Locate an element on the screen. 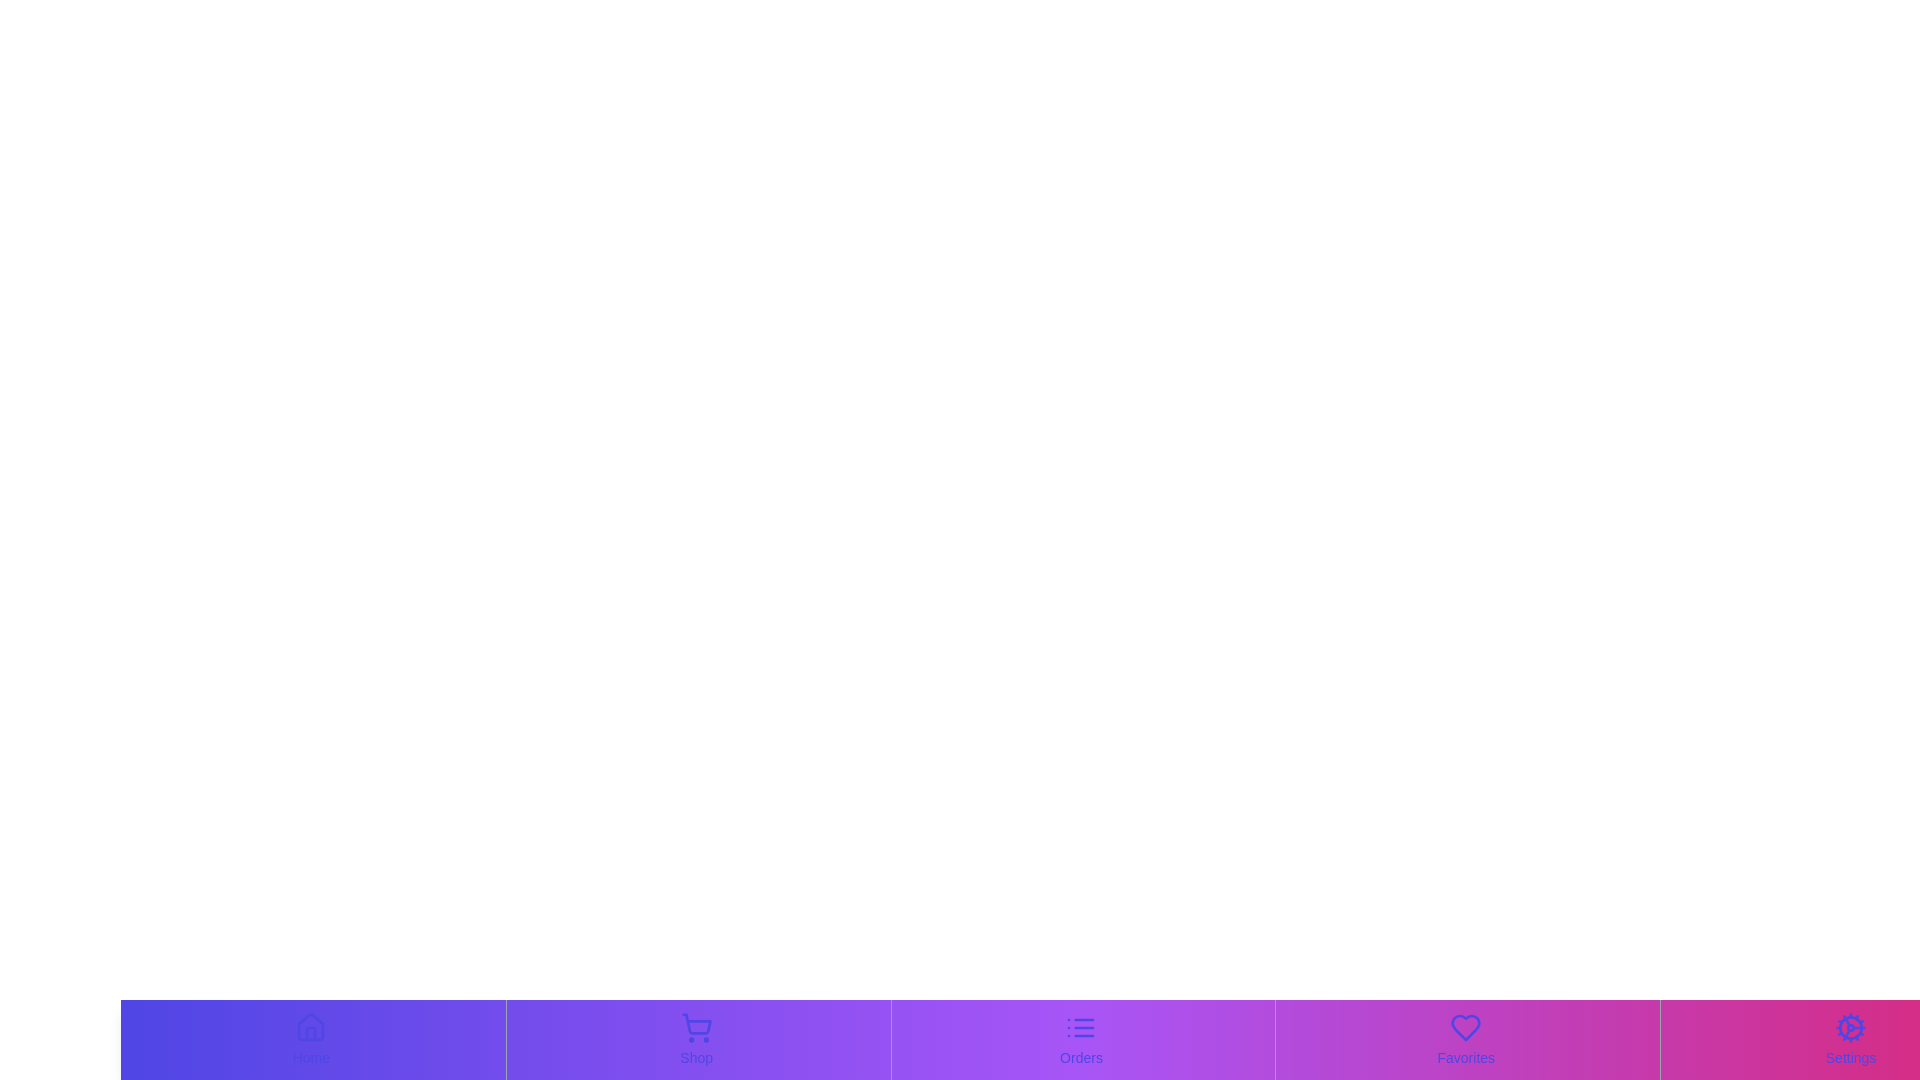 Image resolution: width=1920 pixels, height=1080 pixels. the Settings tab by clicking on its corresponding button is located at coordinates (1850, 1039).